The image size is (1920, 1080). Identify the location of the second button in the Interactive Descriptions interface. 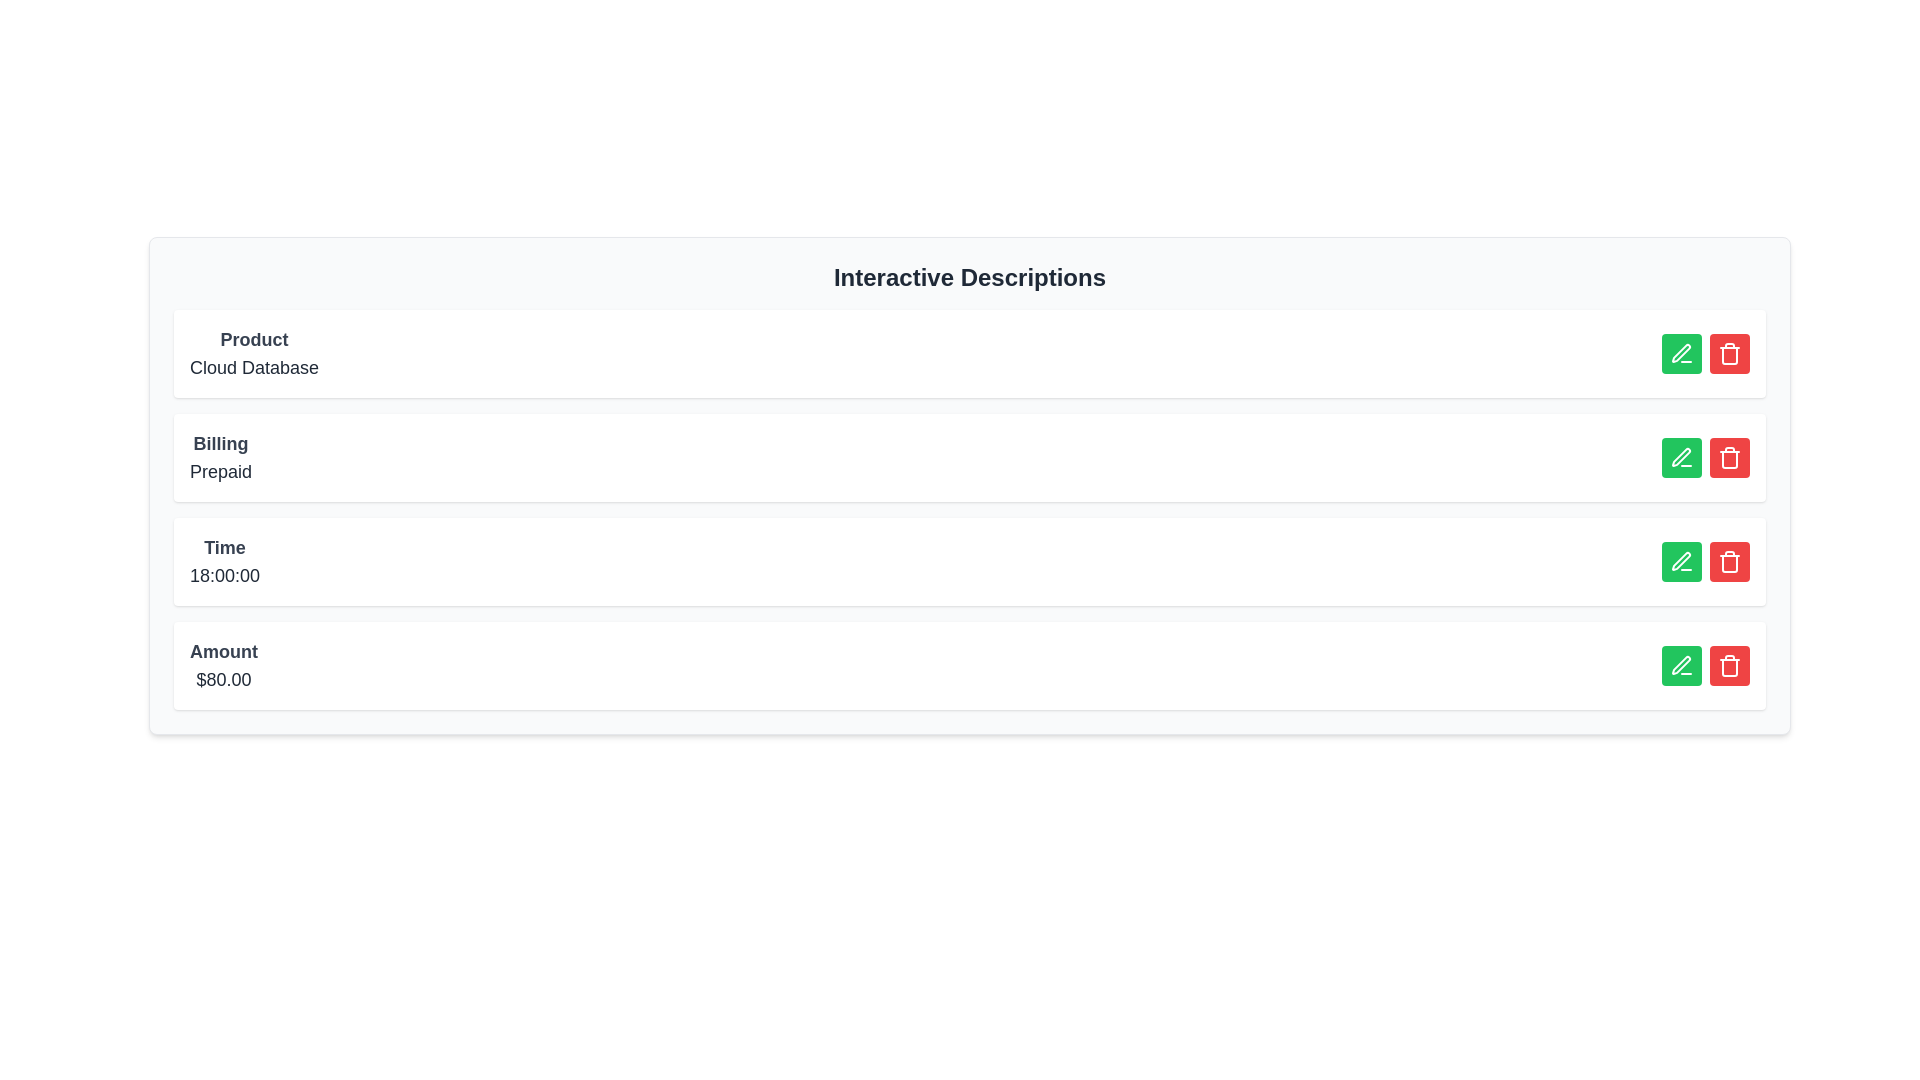
(1680, 458).